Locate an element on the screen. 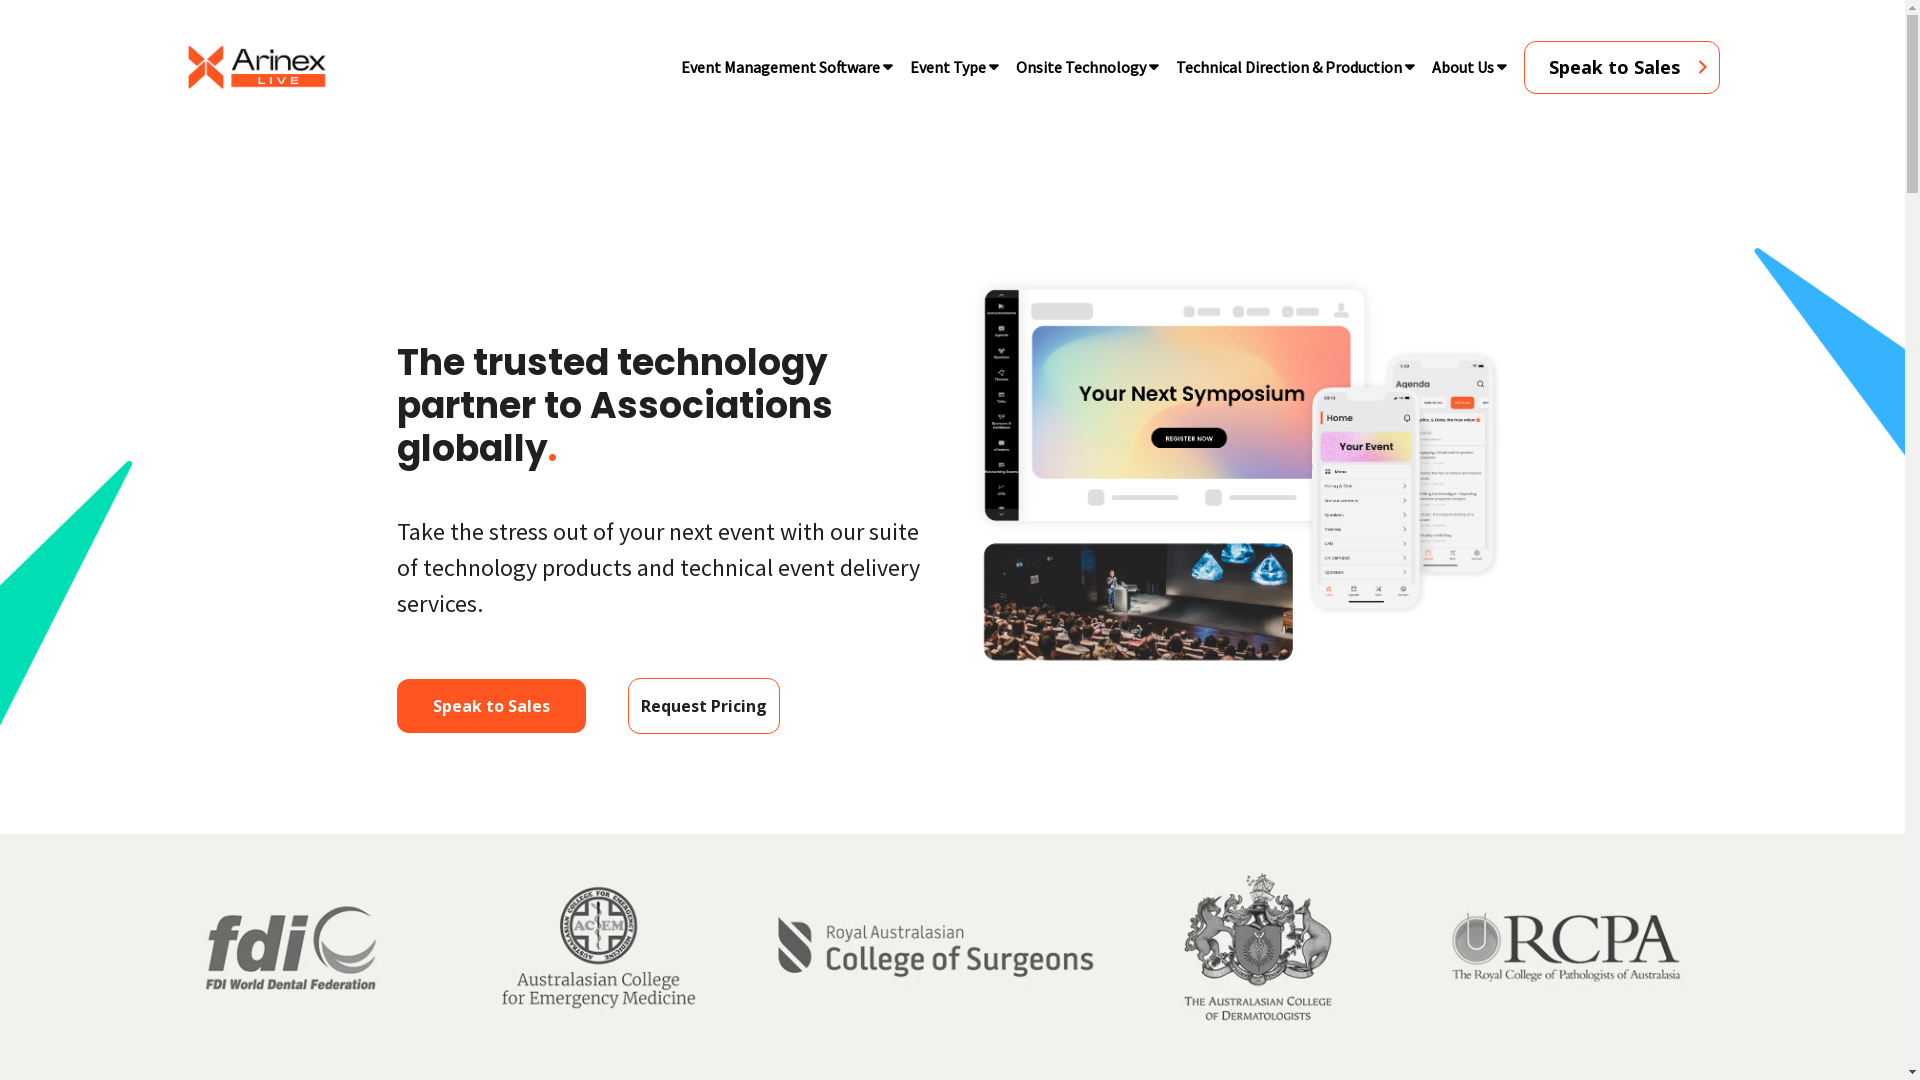 This screenshot has height=1080, width=1920. 'Request Pricing' is located at coordinates (704, 704).